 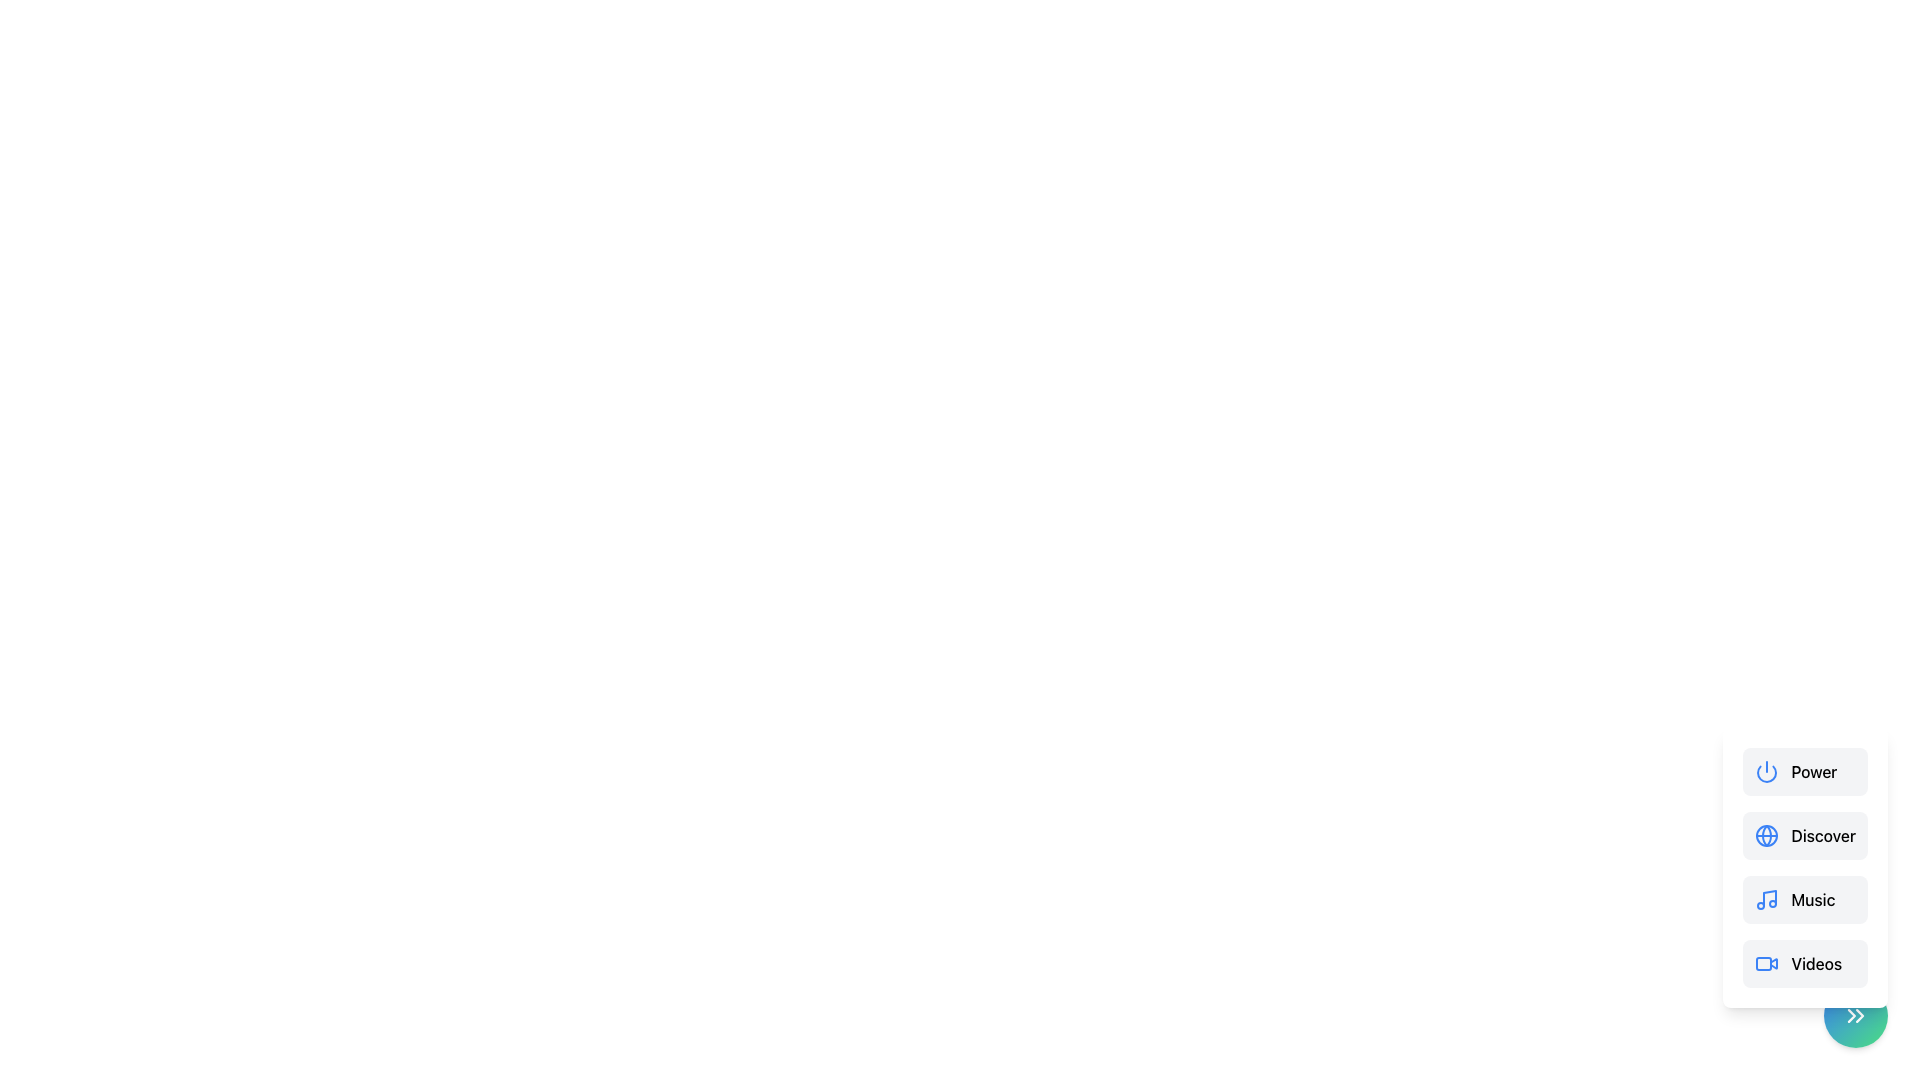 I want to click on the text label that says 'Videos', which is styled with medium font weight and located at the bottom of the vertical menu on the right side of the interface, so click(x=1816, y=963).